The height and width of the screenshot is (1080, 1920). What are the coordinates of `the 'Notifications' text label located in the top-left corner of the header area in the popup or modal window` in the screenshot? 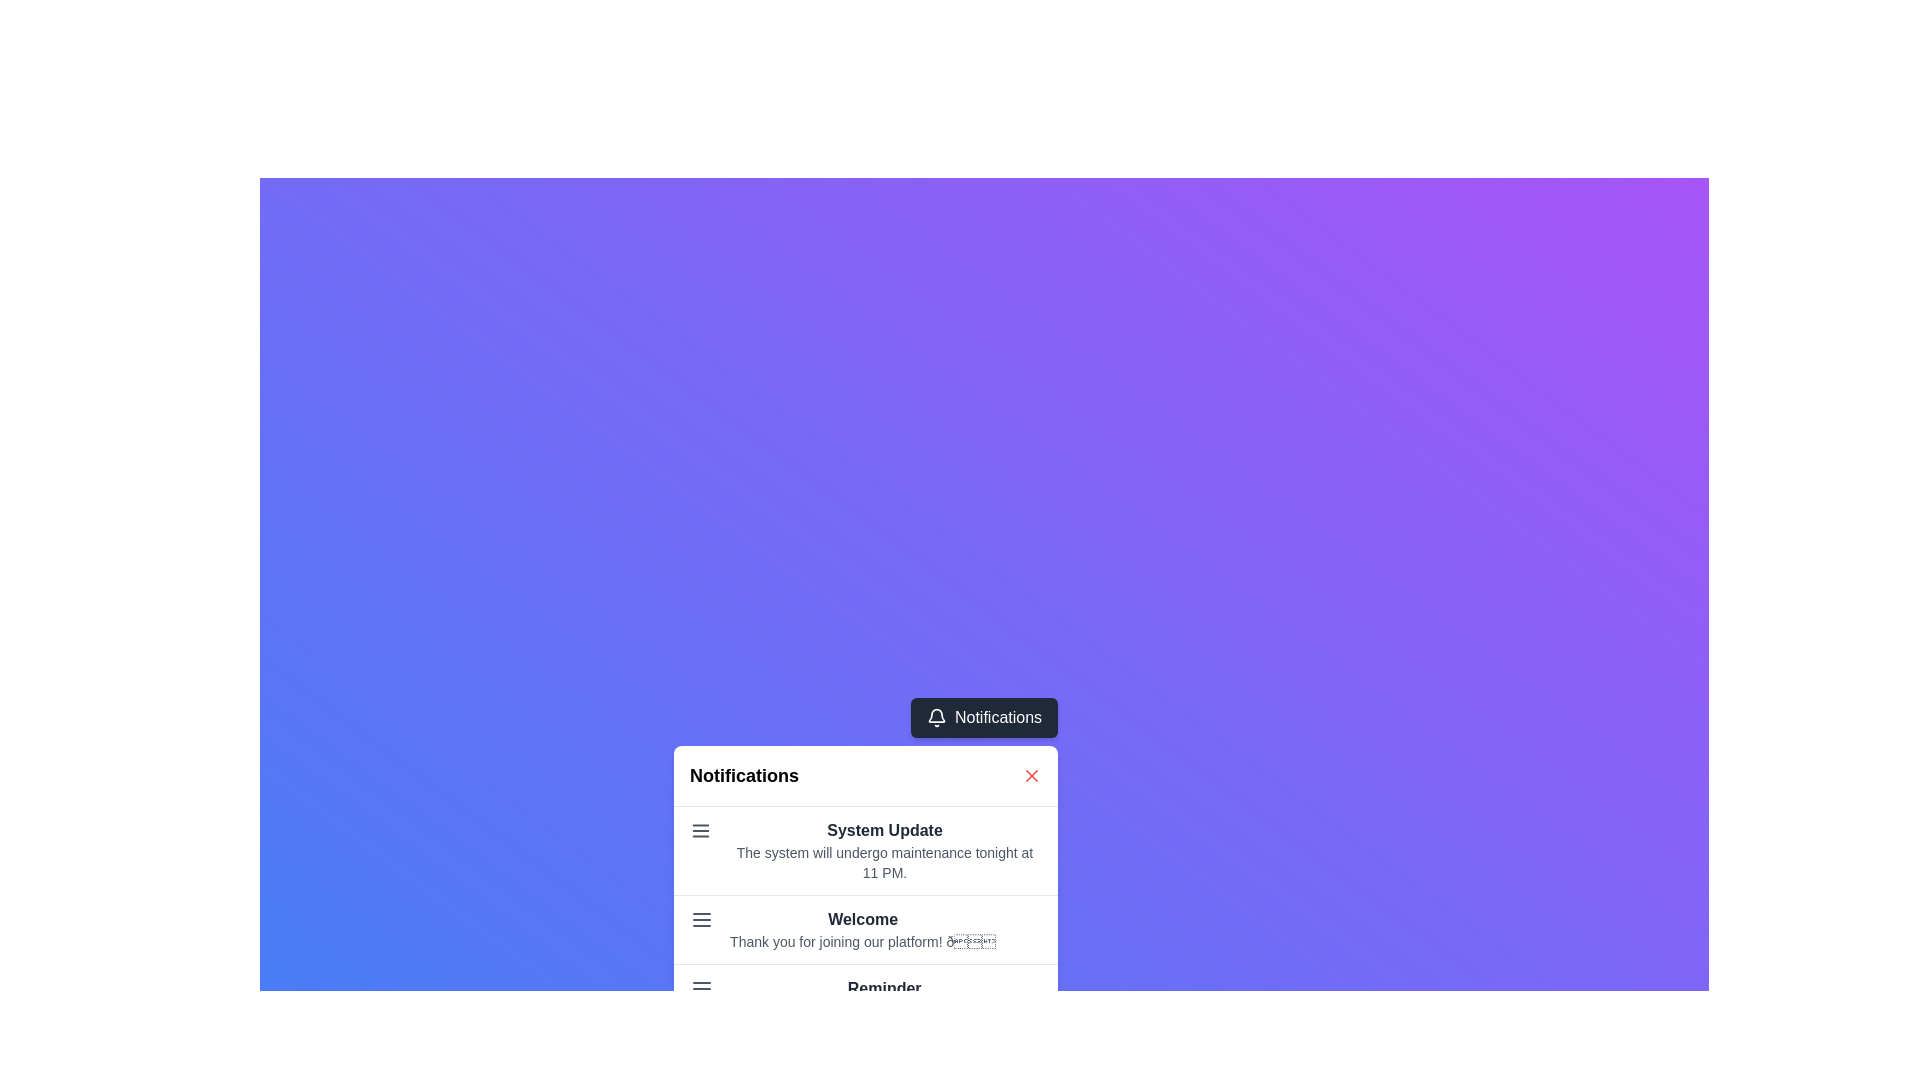 It's located at (743, 774).